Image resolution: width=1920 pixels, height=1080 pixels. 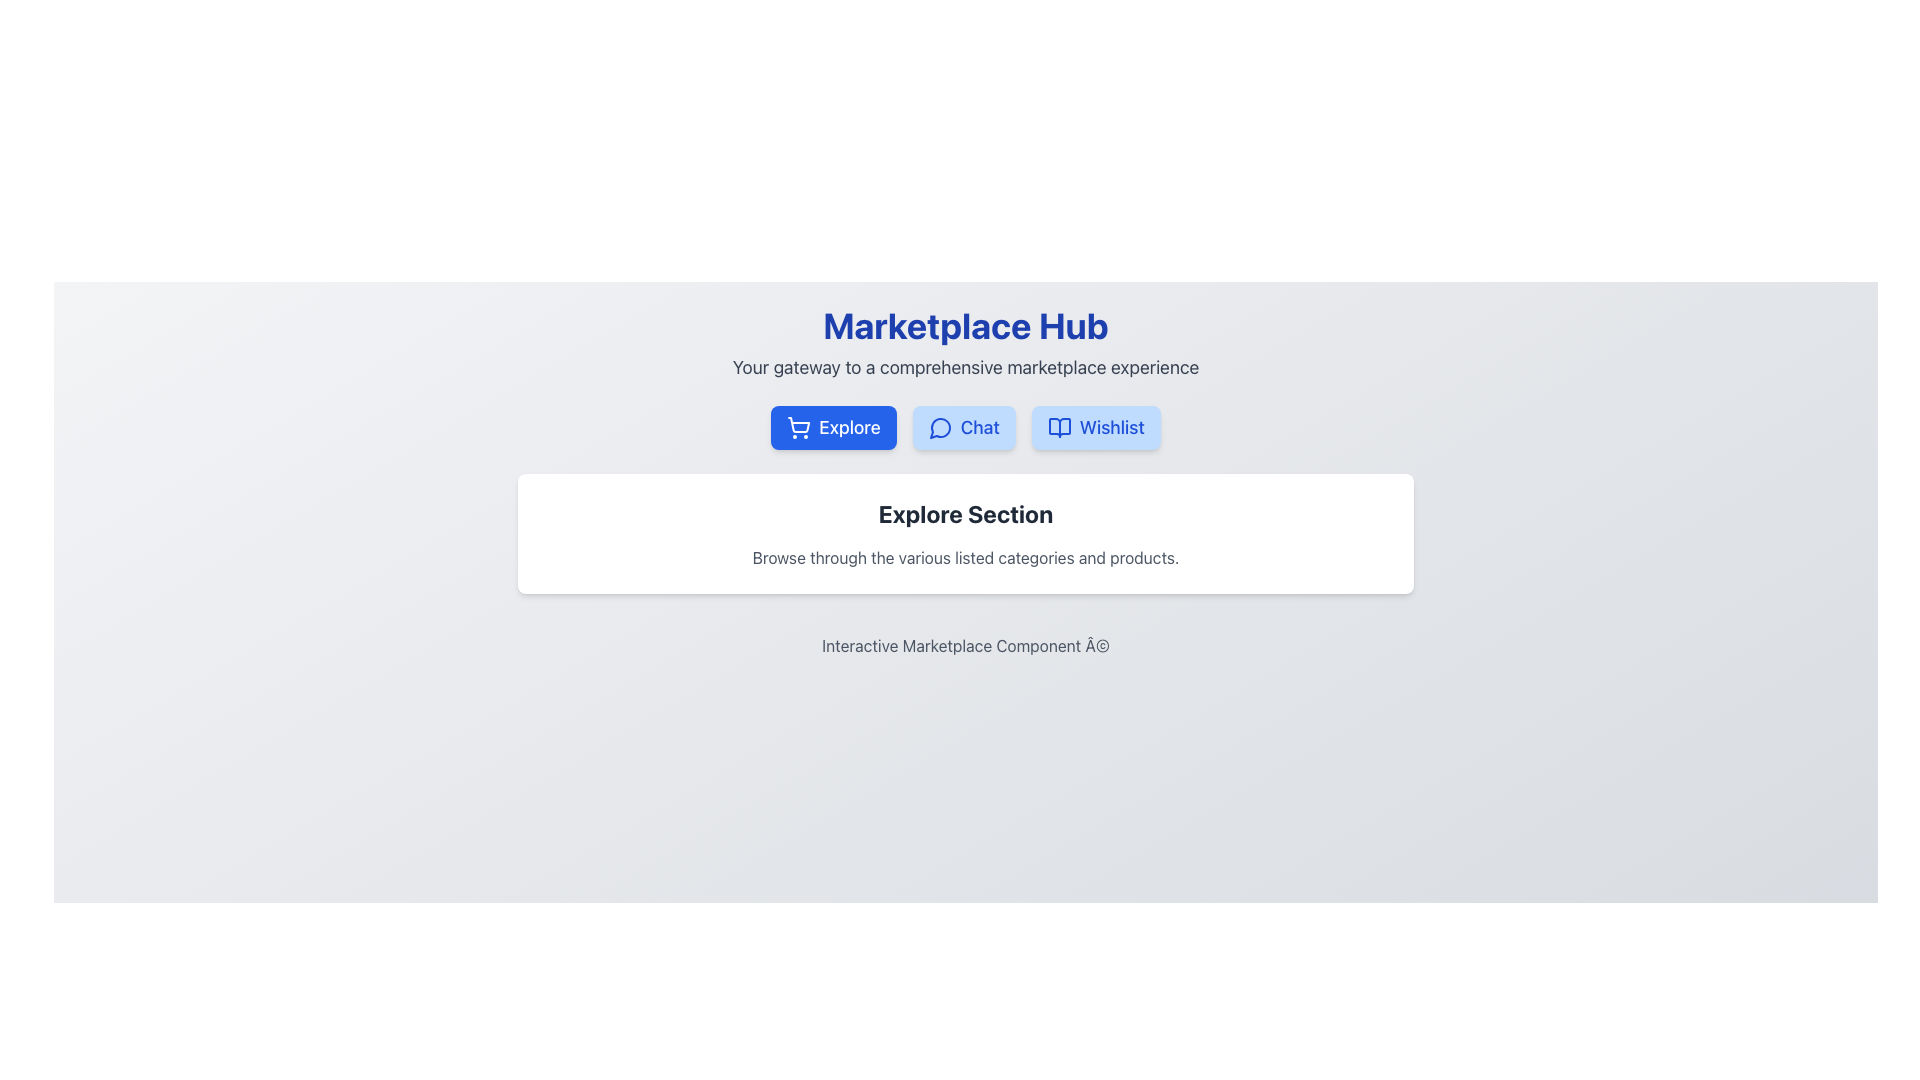 What do you see at coordinates (939, 427) in the screenshot?
I see `the 'Chat' button icon, which resembles a comment bubble, to initiate the action` at bounding box center [939, 427].